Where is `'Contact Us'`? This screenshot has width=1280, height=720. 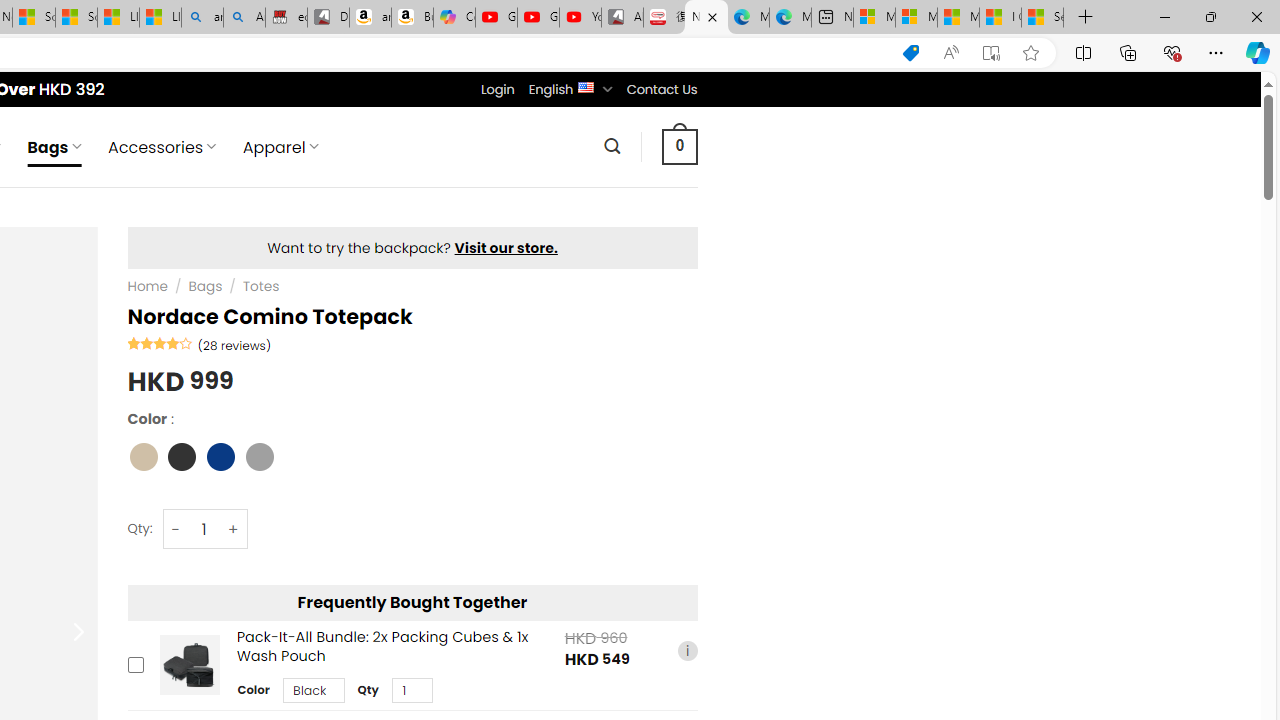 'Contact Us' is located at coordinates (661, 88).